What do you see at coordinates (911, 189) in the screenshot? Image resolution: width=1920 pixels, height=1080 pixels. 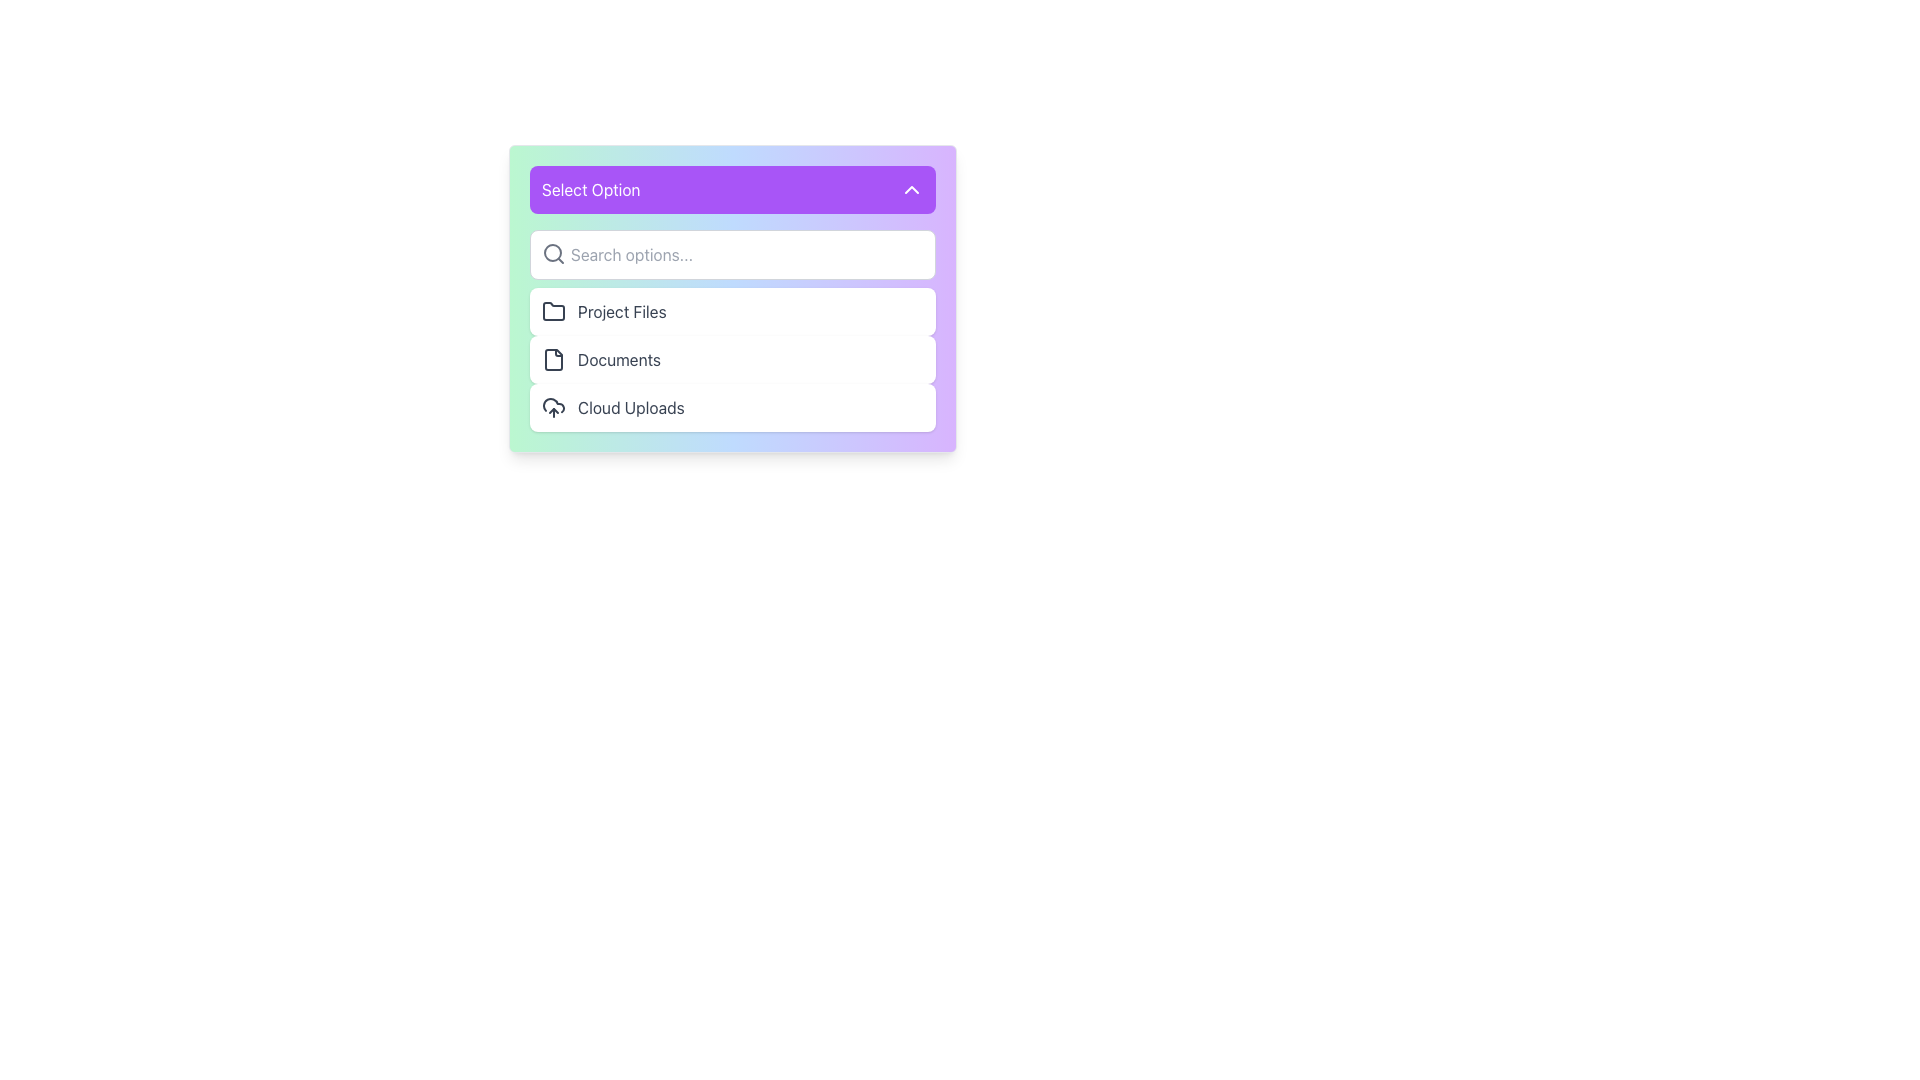 I see `the small triangular chevron-up icon located in the top-right corner of the purple header section labeled 'Select Option'` at bounding box center [911, 189].